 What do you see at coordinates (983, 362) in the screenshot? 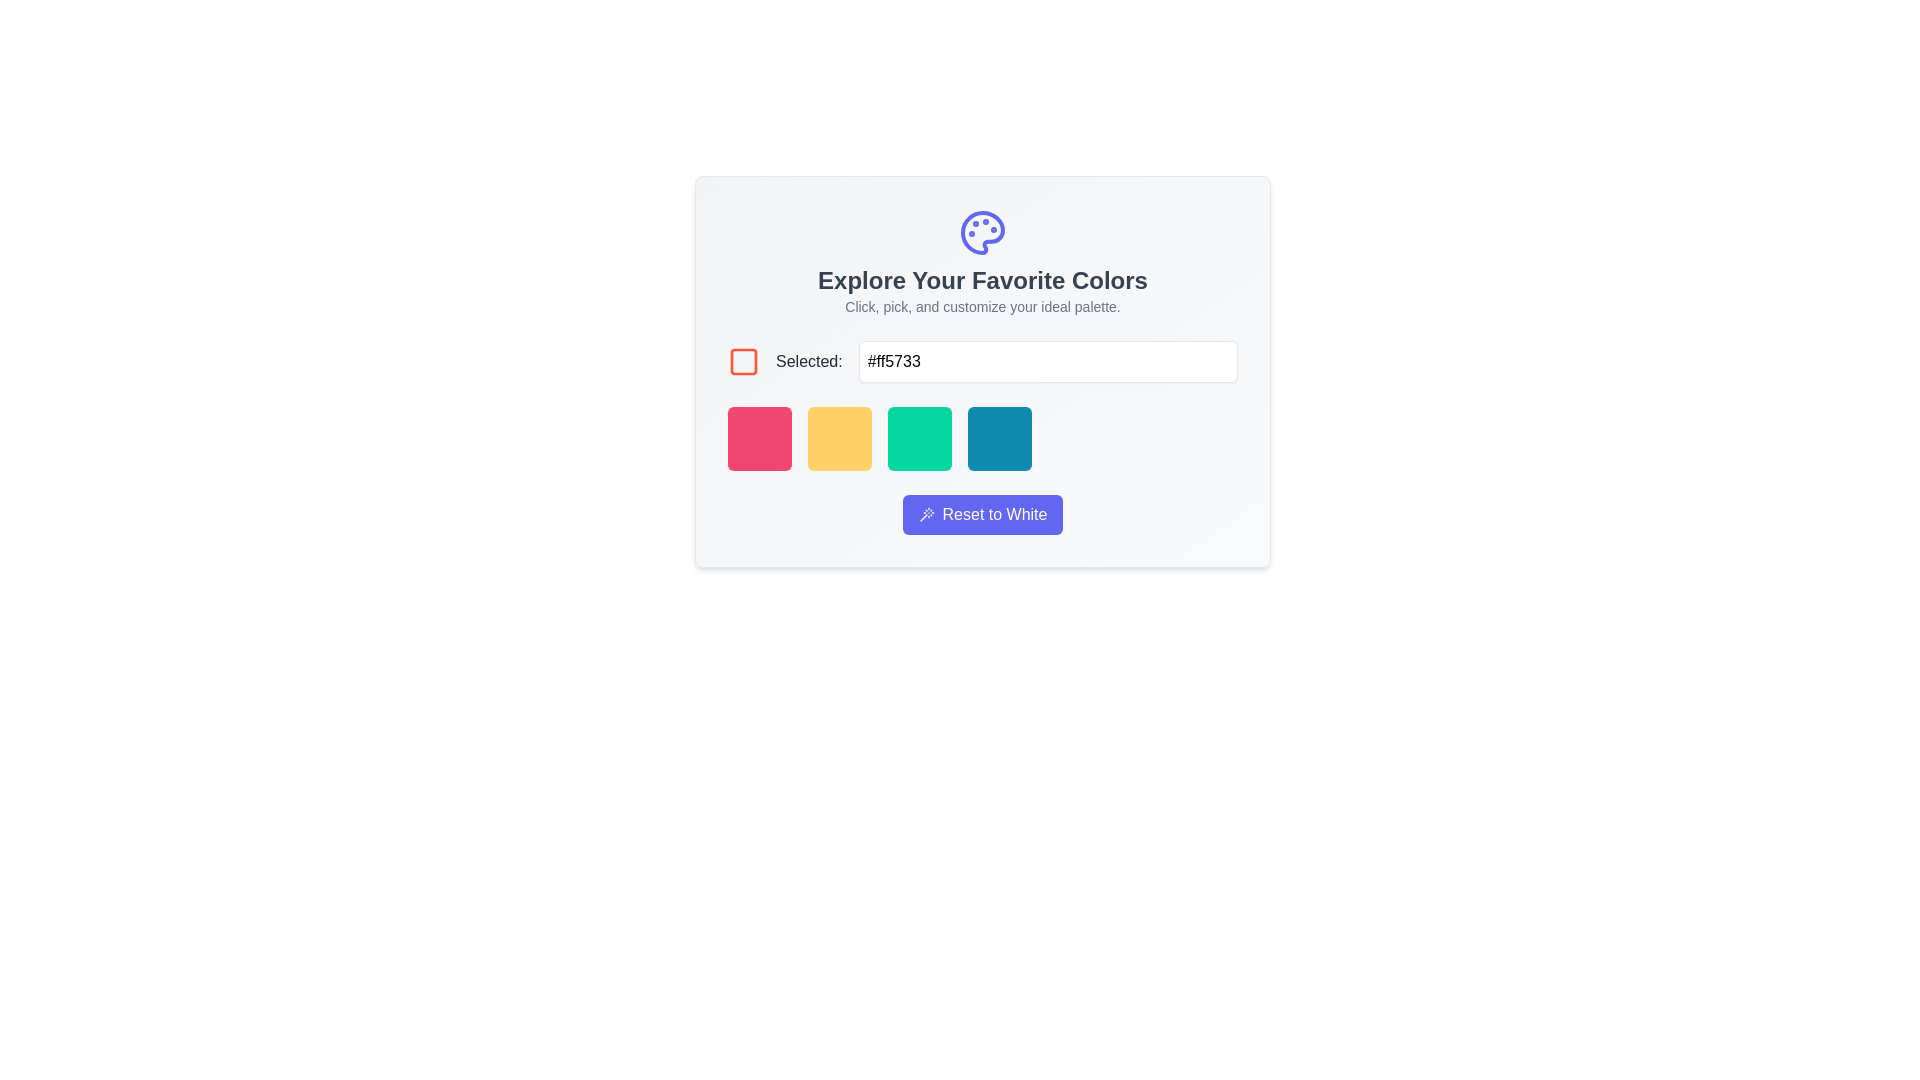
I see `the text input field for editing within the Composite element that includes a checkbox with a red border and the label 'Selected:' in bold` at bounding box center [983, 362].